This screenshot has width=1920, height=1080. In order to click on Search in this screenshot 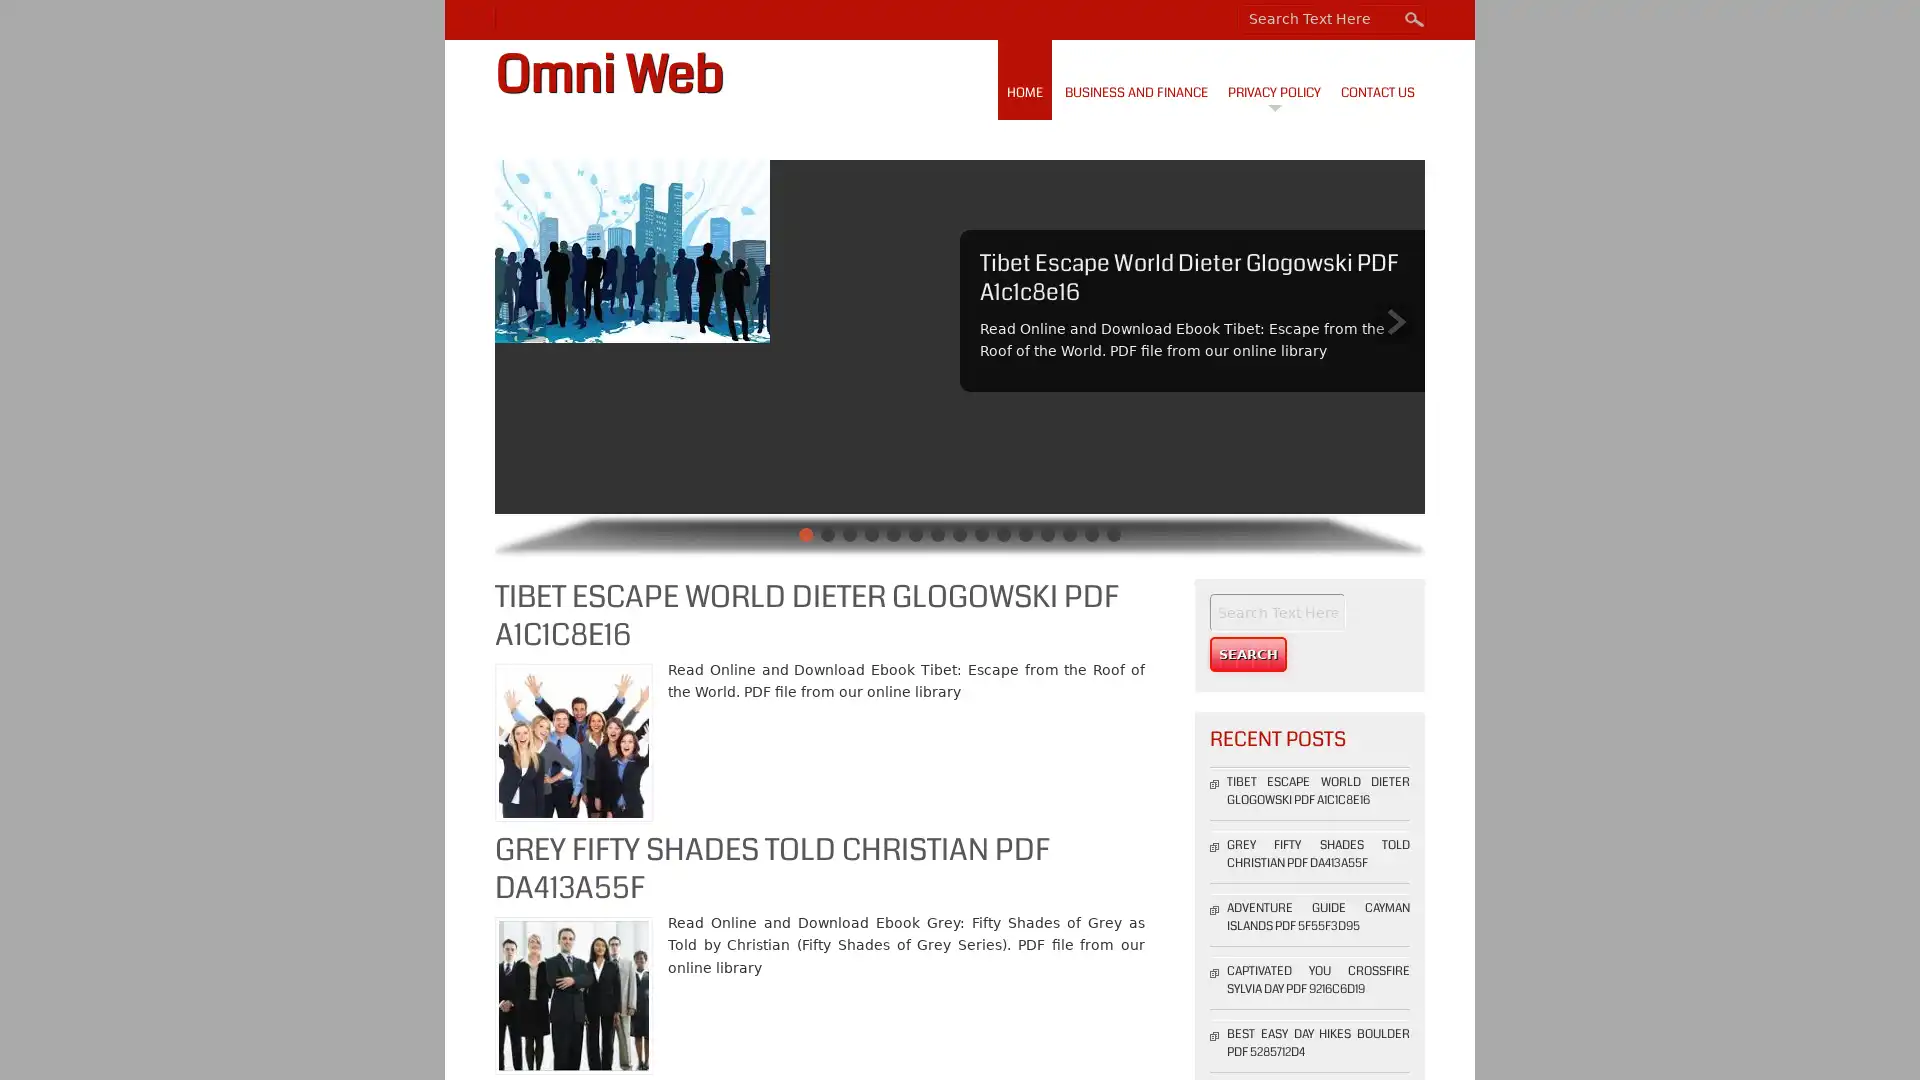, I will do `click(1247, 654)`.